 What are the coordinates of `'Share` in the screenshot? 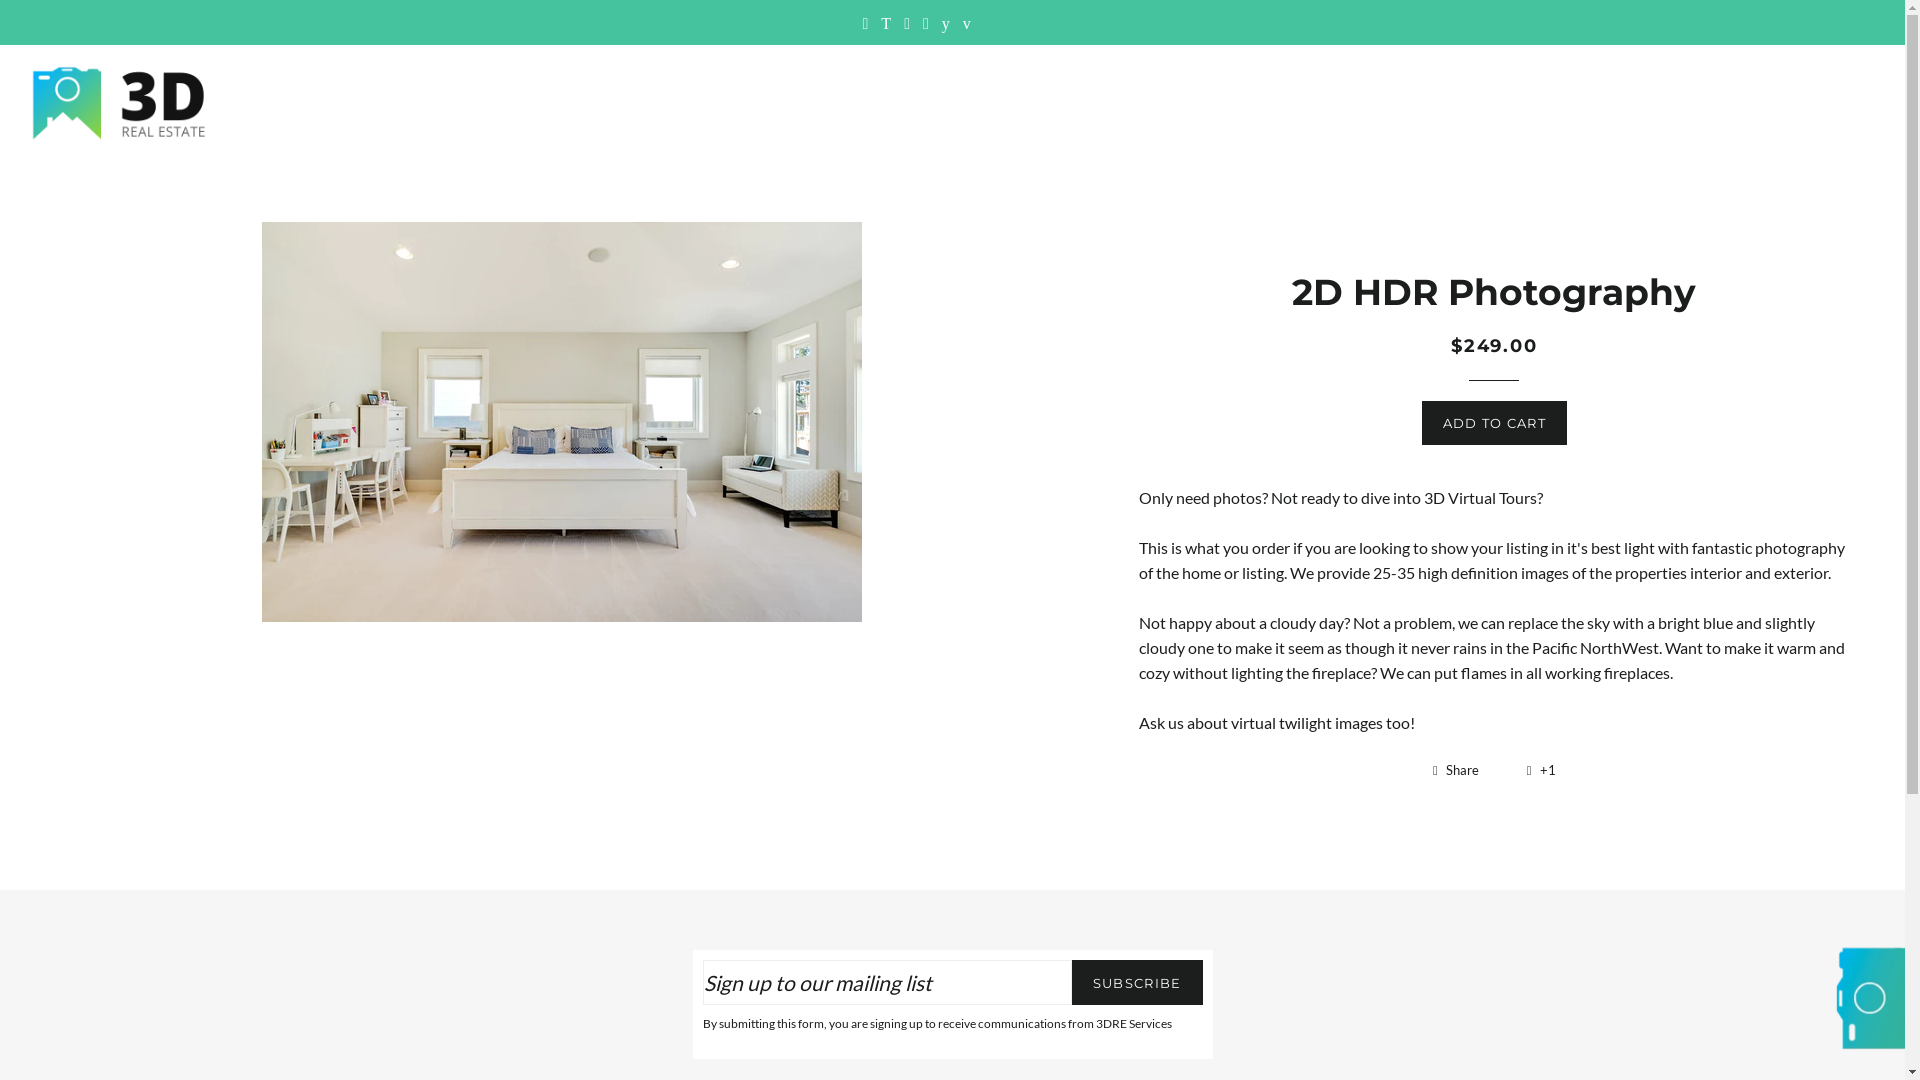 It's located at (1468, 769).